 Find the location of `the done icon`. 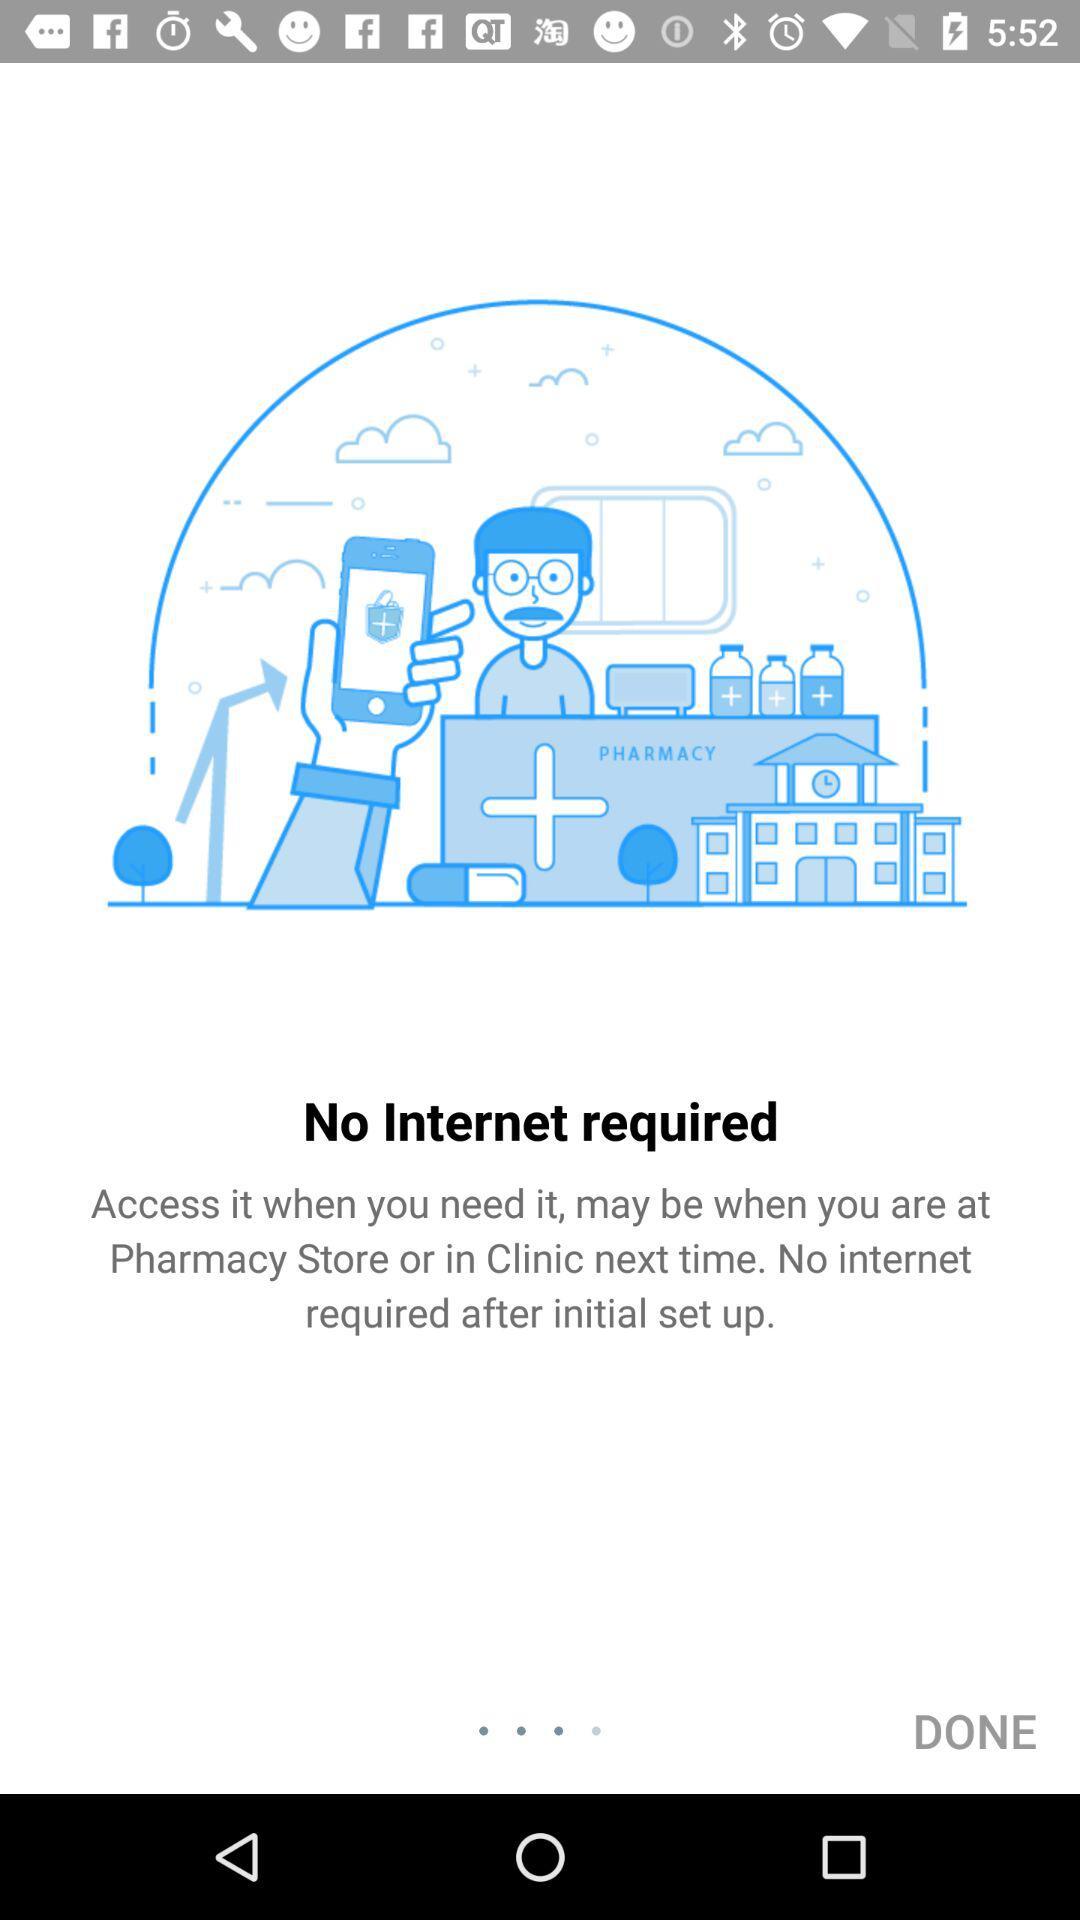

the done icon is located at coordinates (974, 1730).